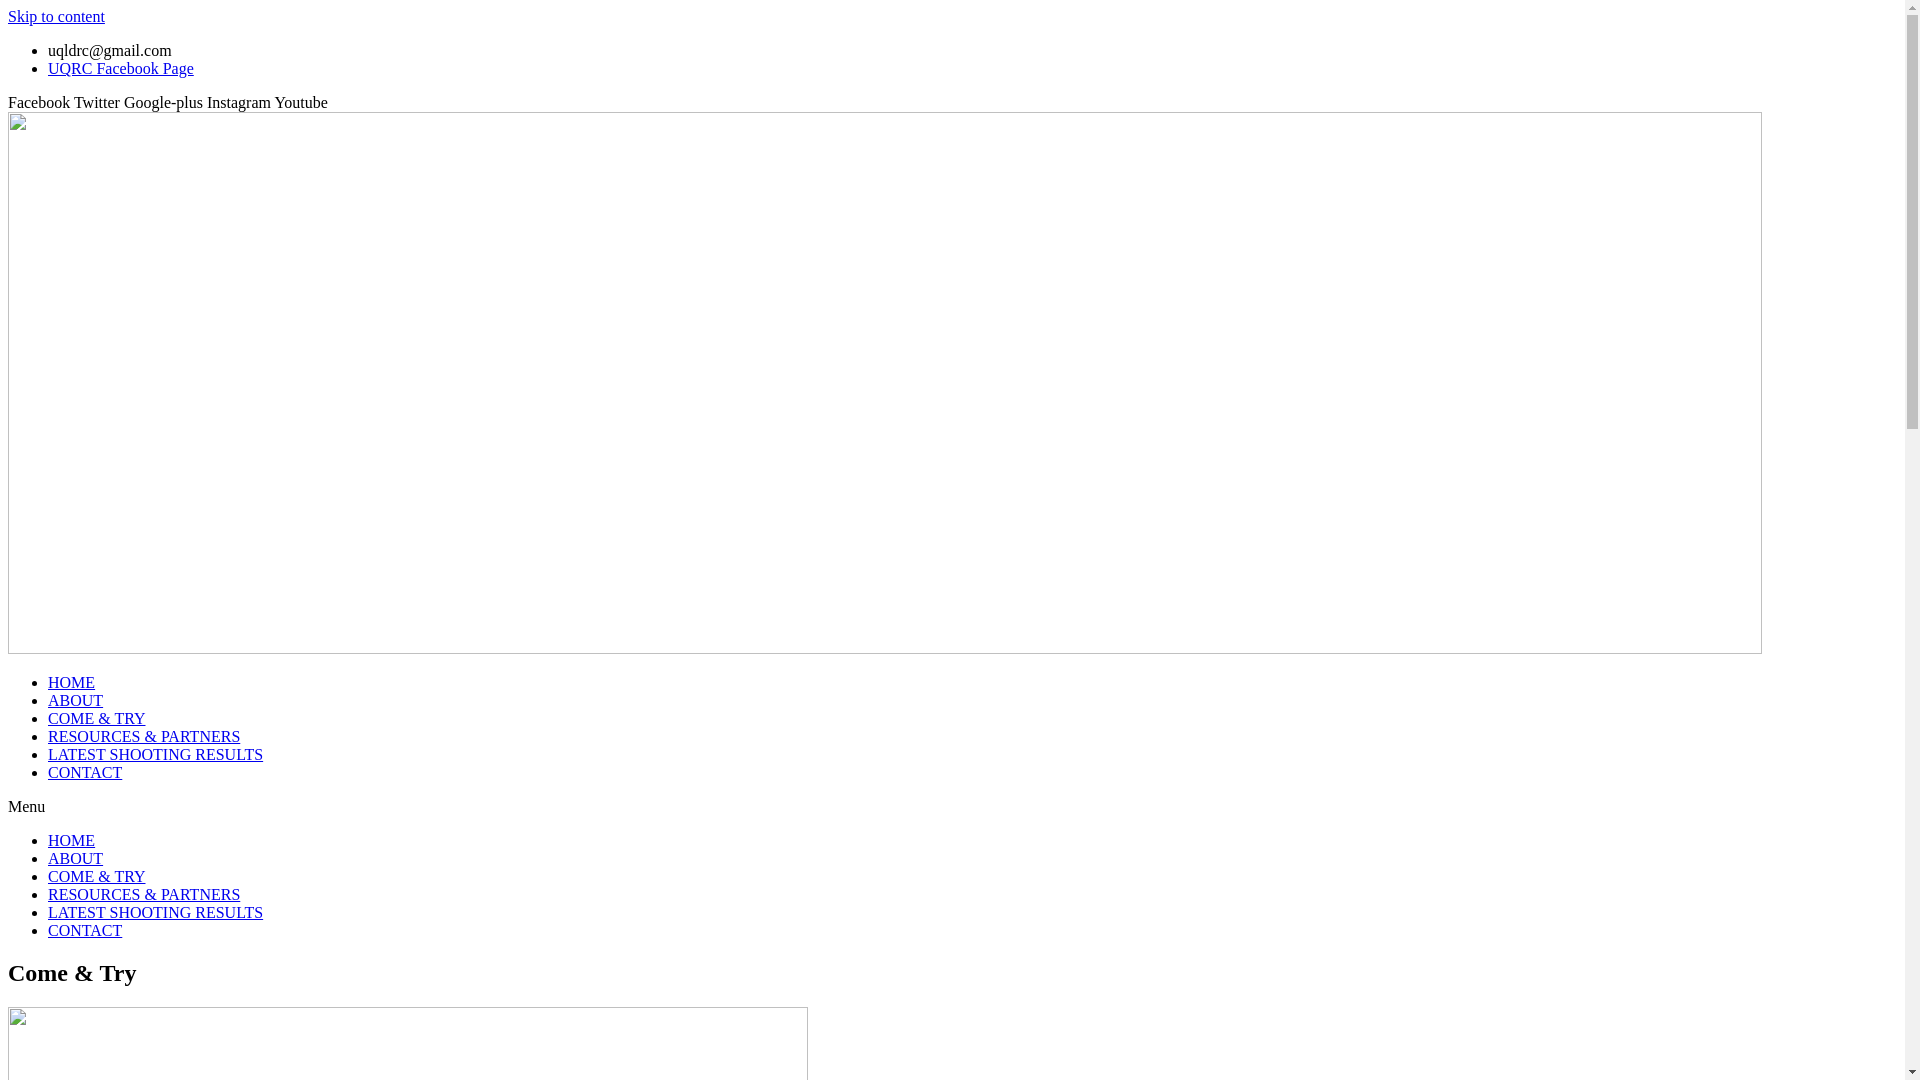 The image size is (1920, 1080). Describe the element at coordinates (98, 102) in the screenshot. I see `'Twitter'` at that location.